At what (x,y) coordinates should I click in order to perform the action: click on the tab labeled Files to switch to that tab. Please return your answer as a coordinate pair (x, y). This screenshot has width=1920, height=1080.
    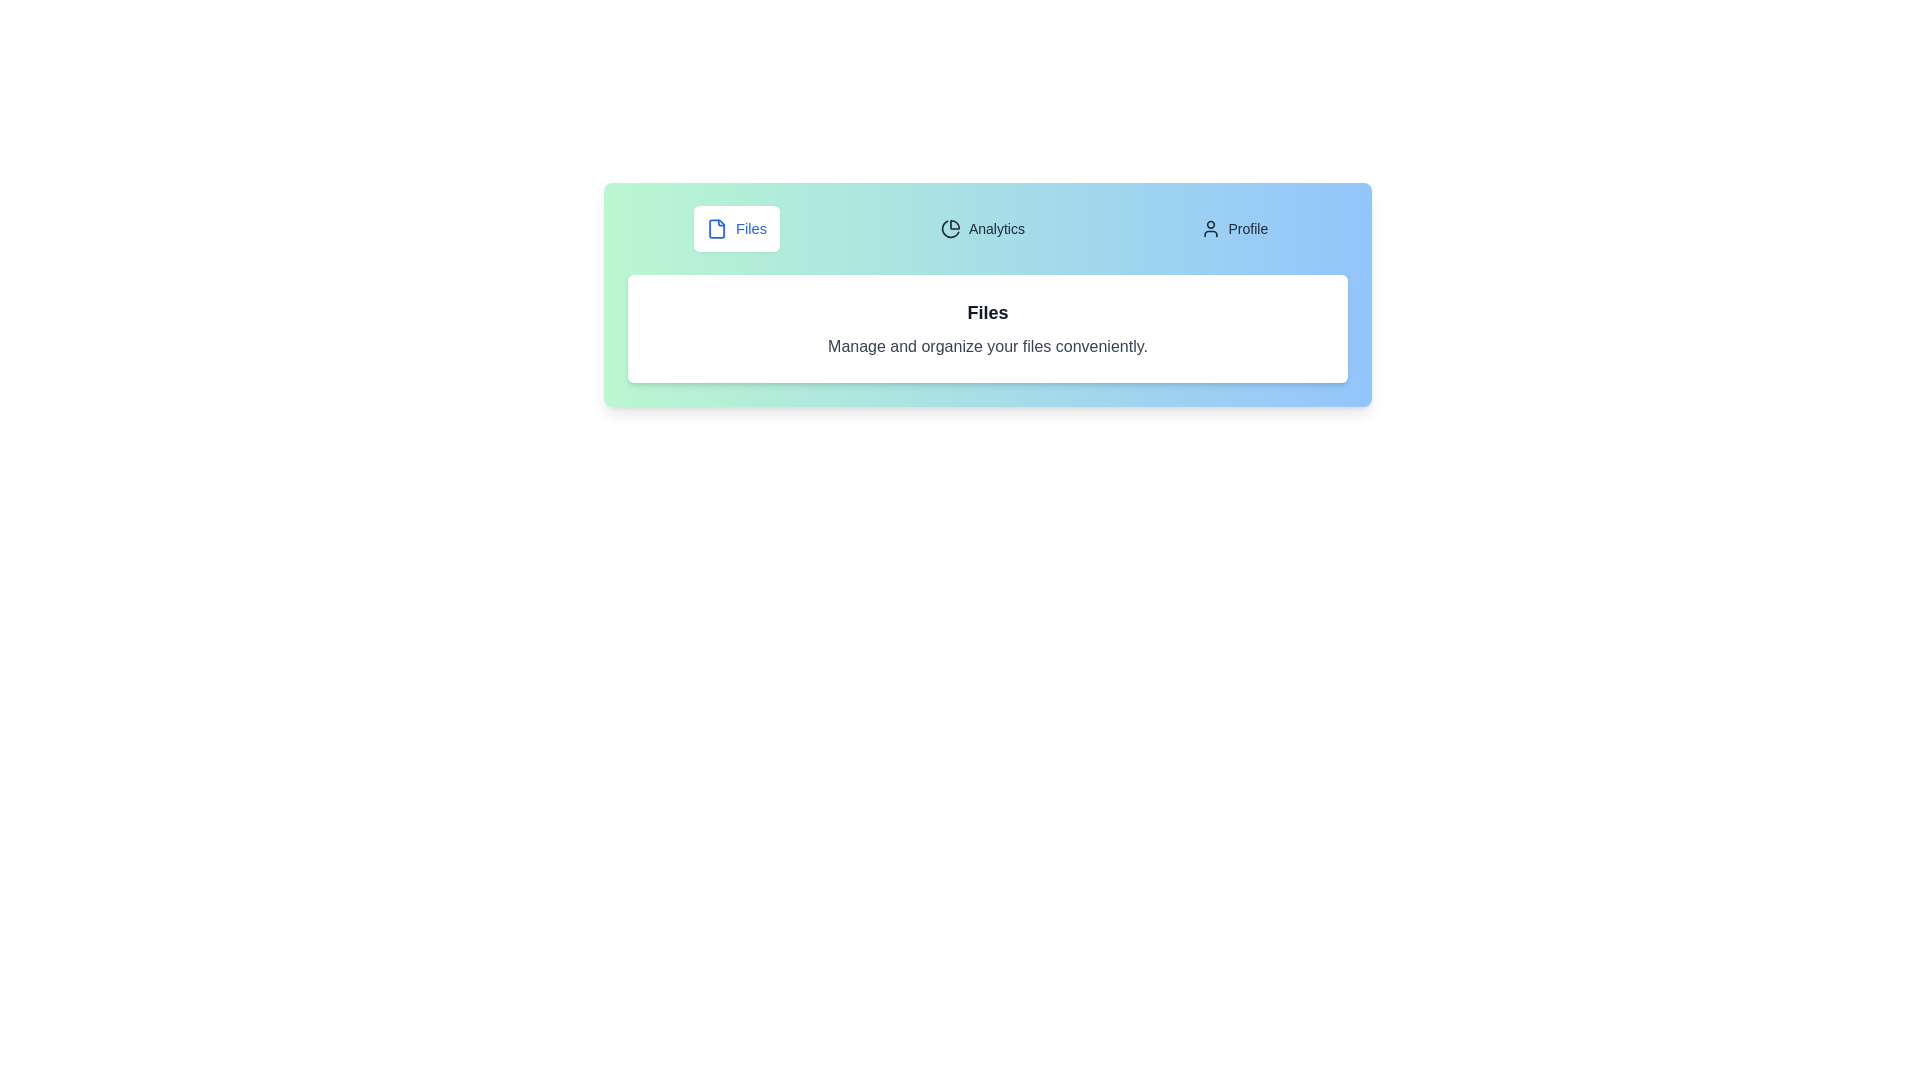
    Looking at the image, I should click on (735, 227).